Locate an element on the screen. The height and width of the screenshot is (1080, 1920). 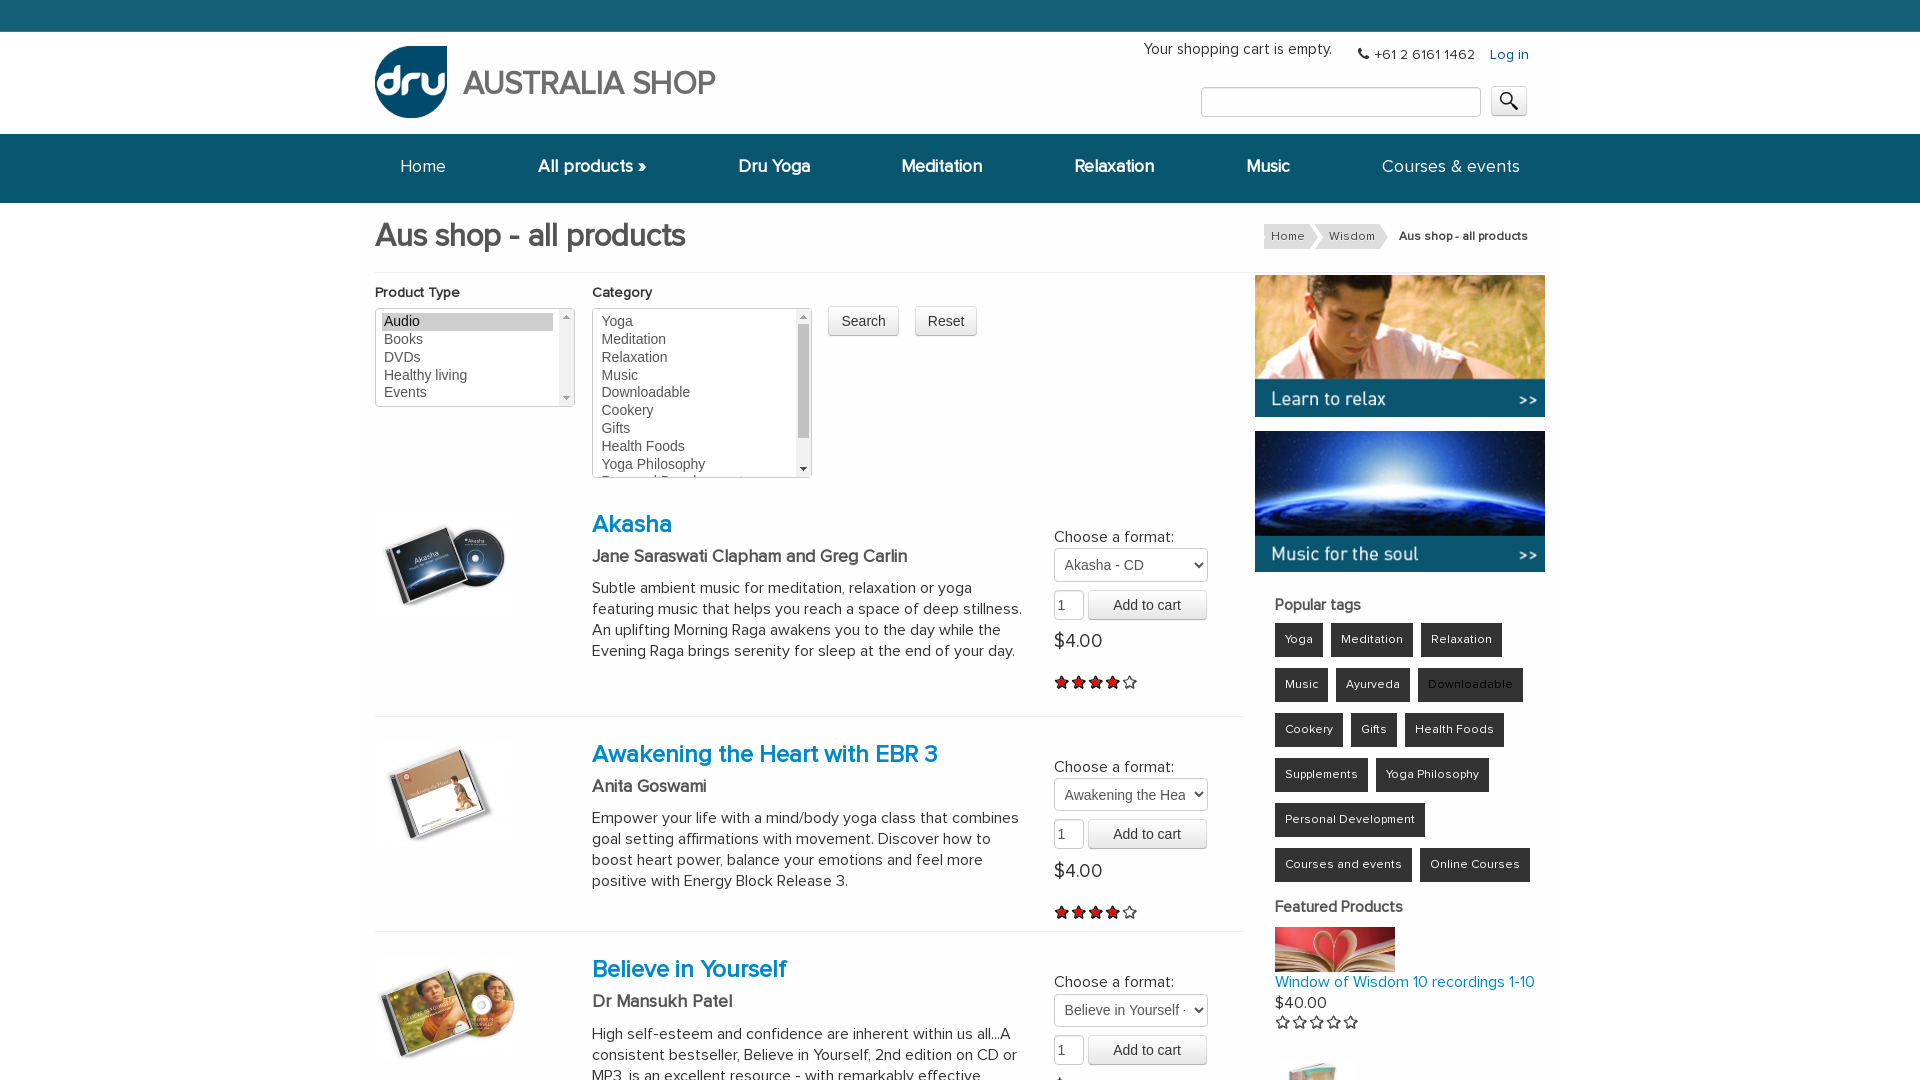
'Return to DruYoga.com Aus home' is located at coordinates (417, 80).